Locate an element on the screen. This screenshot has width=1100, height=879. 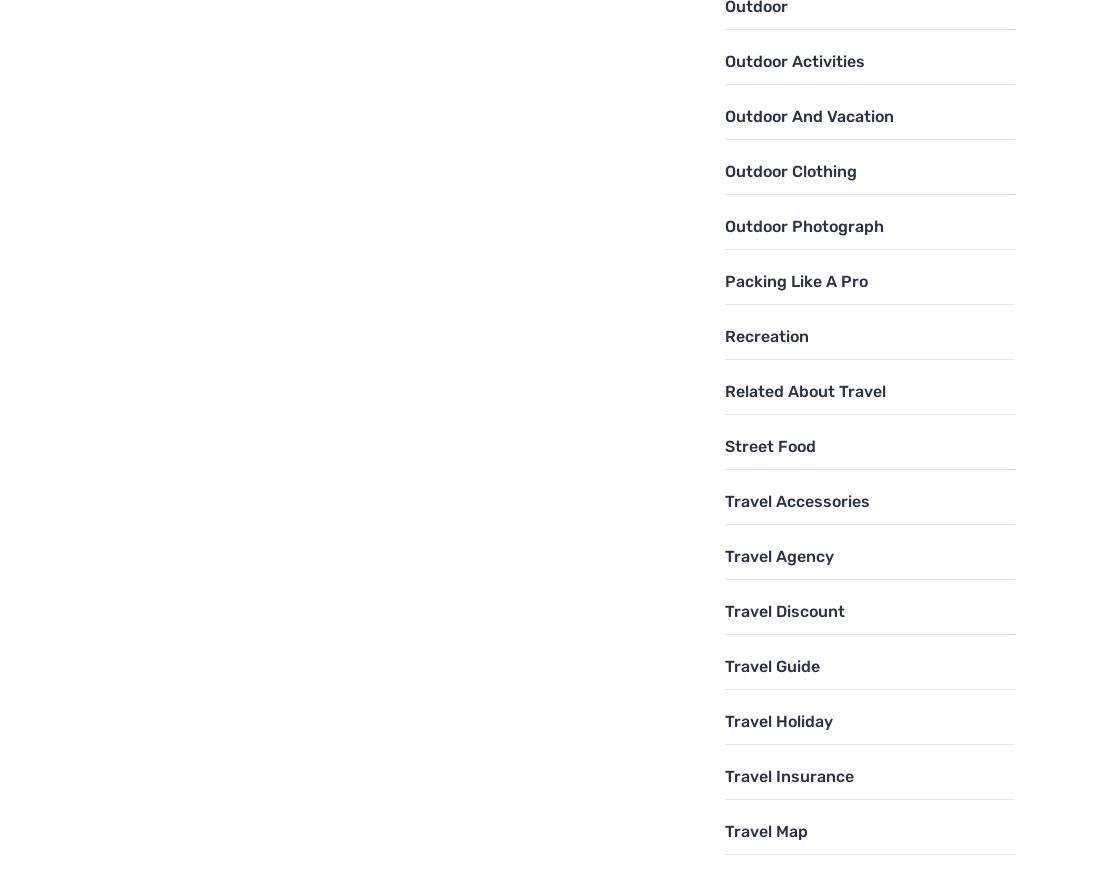
'Travel Guide' is located at coordinates (771, 664).